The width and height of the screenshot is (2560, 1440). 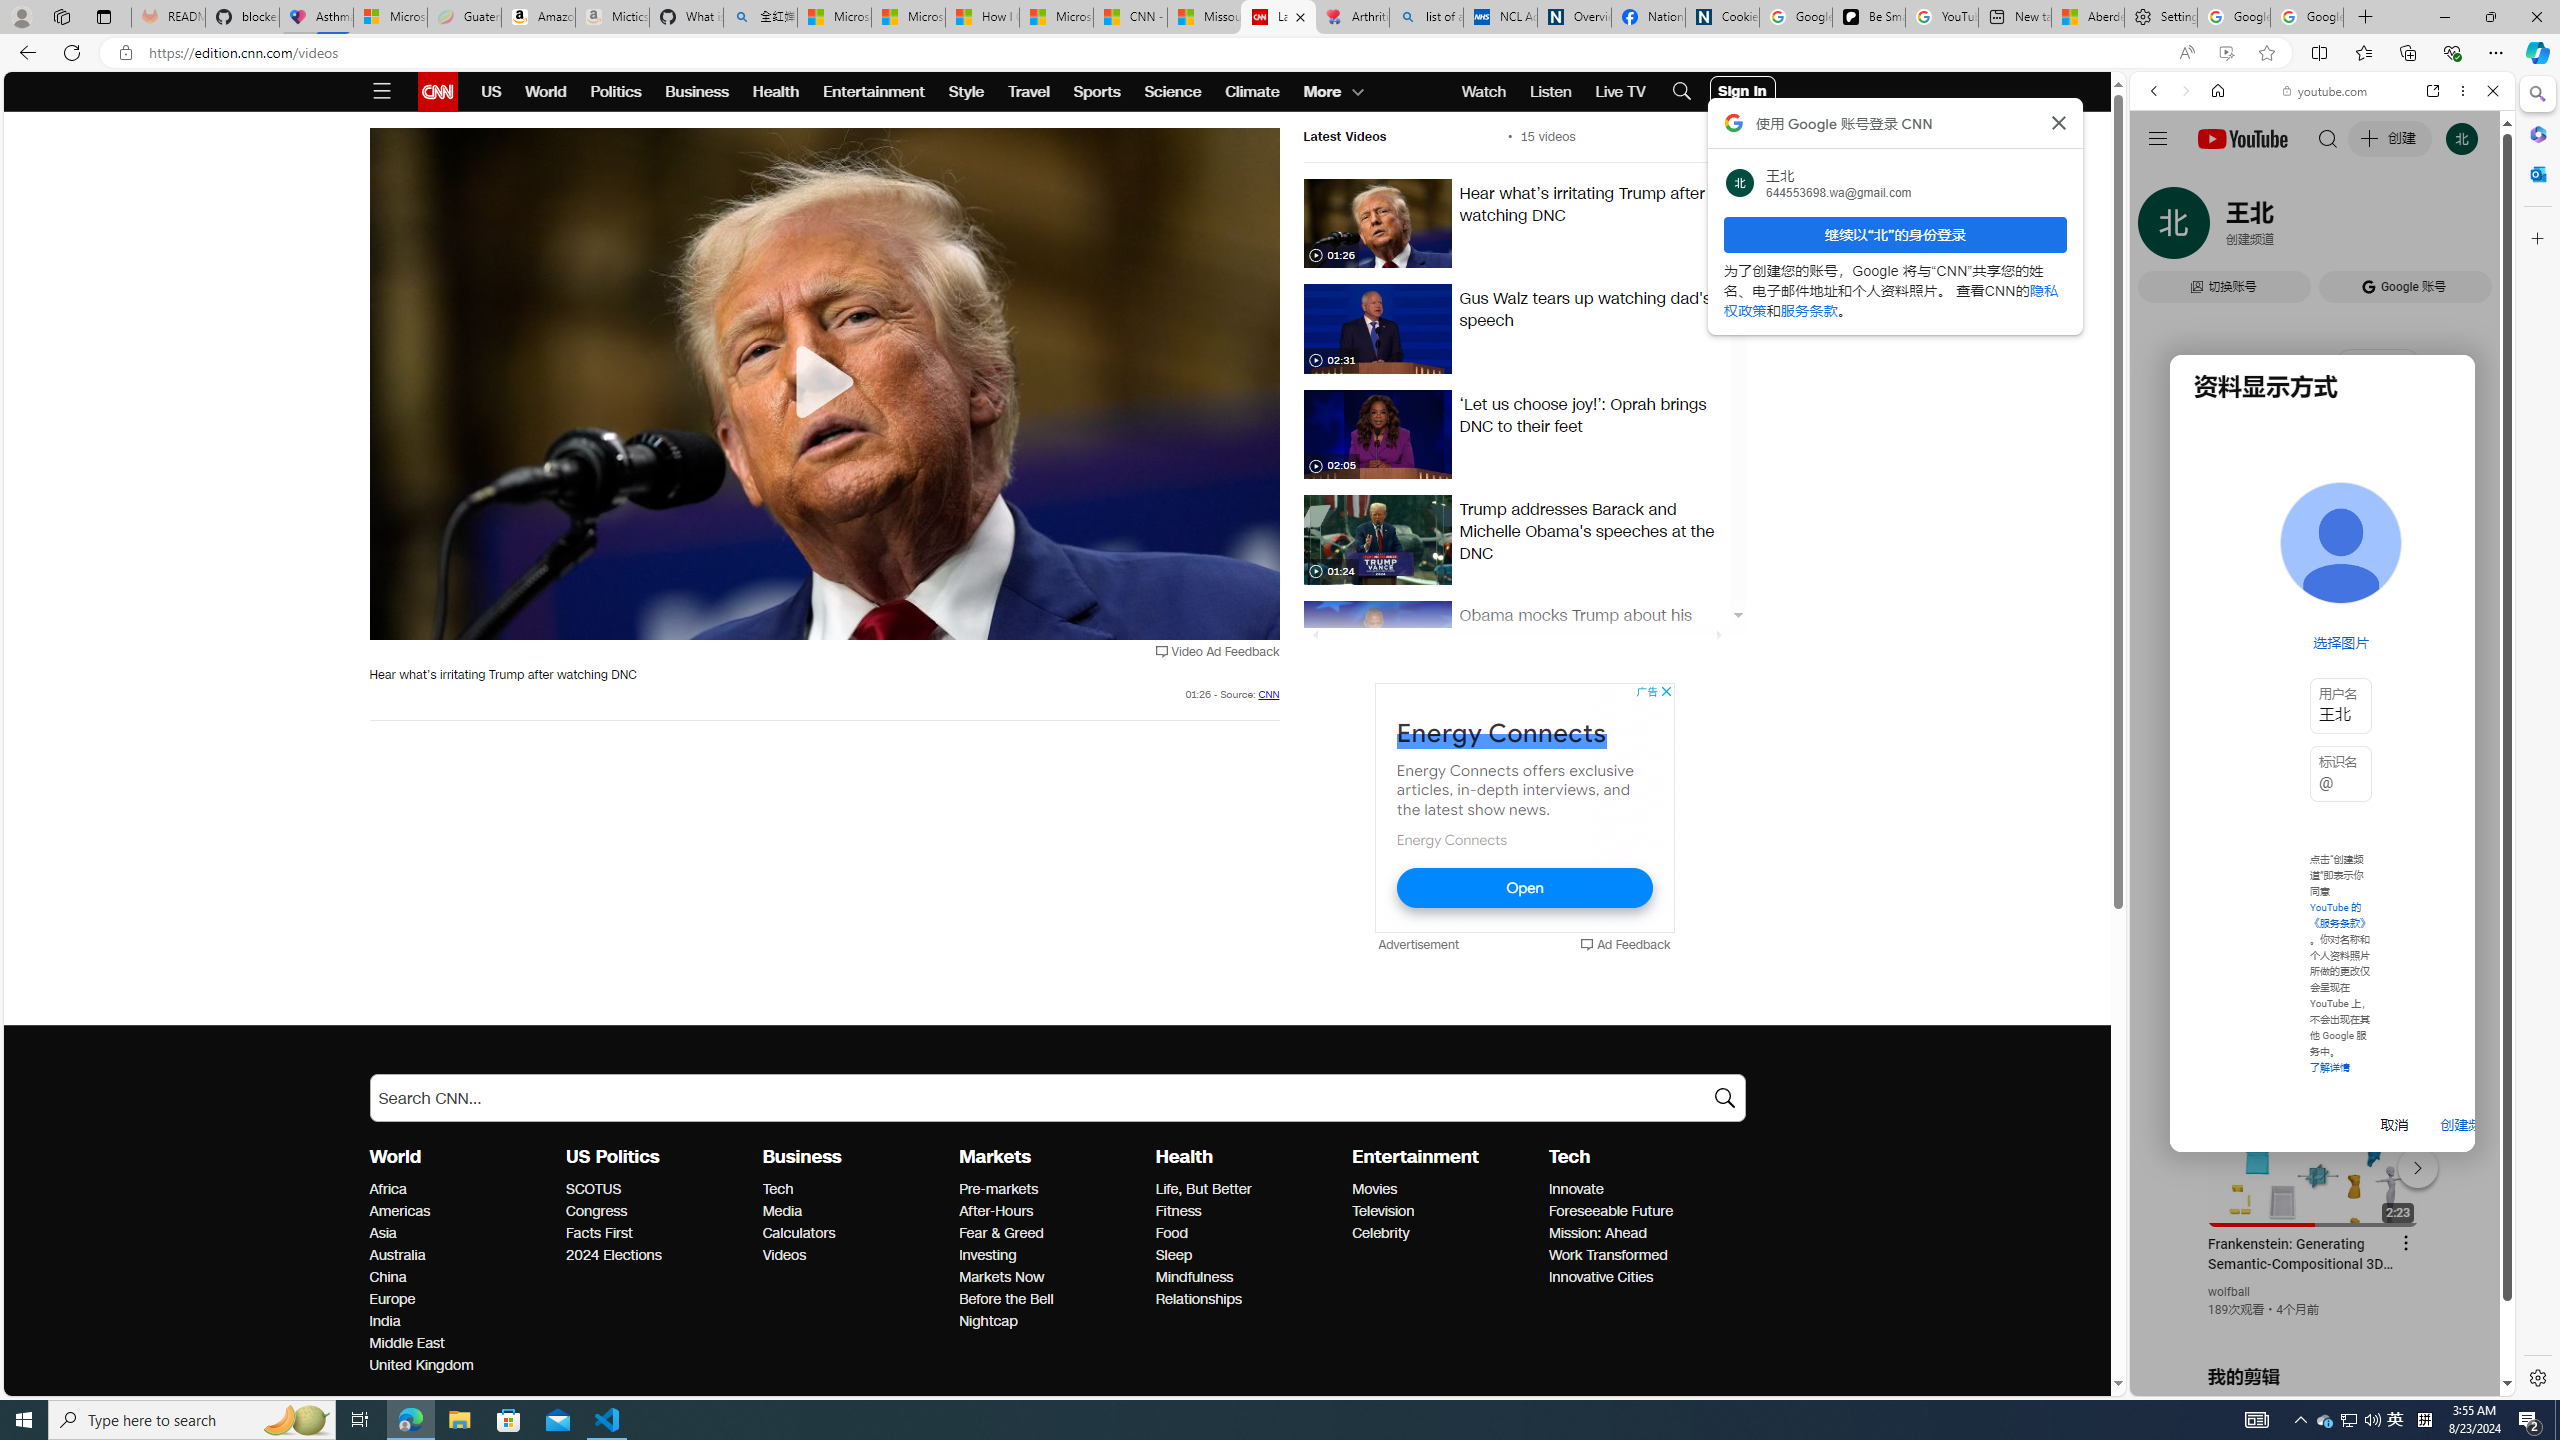 What do you see at coordinates (2314, 985) in the screenshot?
I see `'YouTube - YouTube'` at bounding box center [2314, 985].